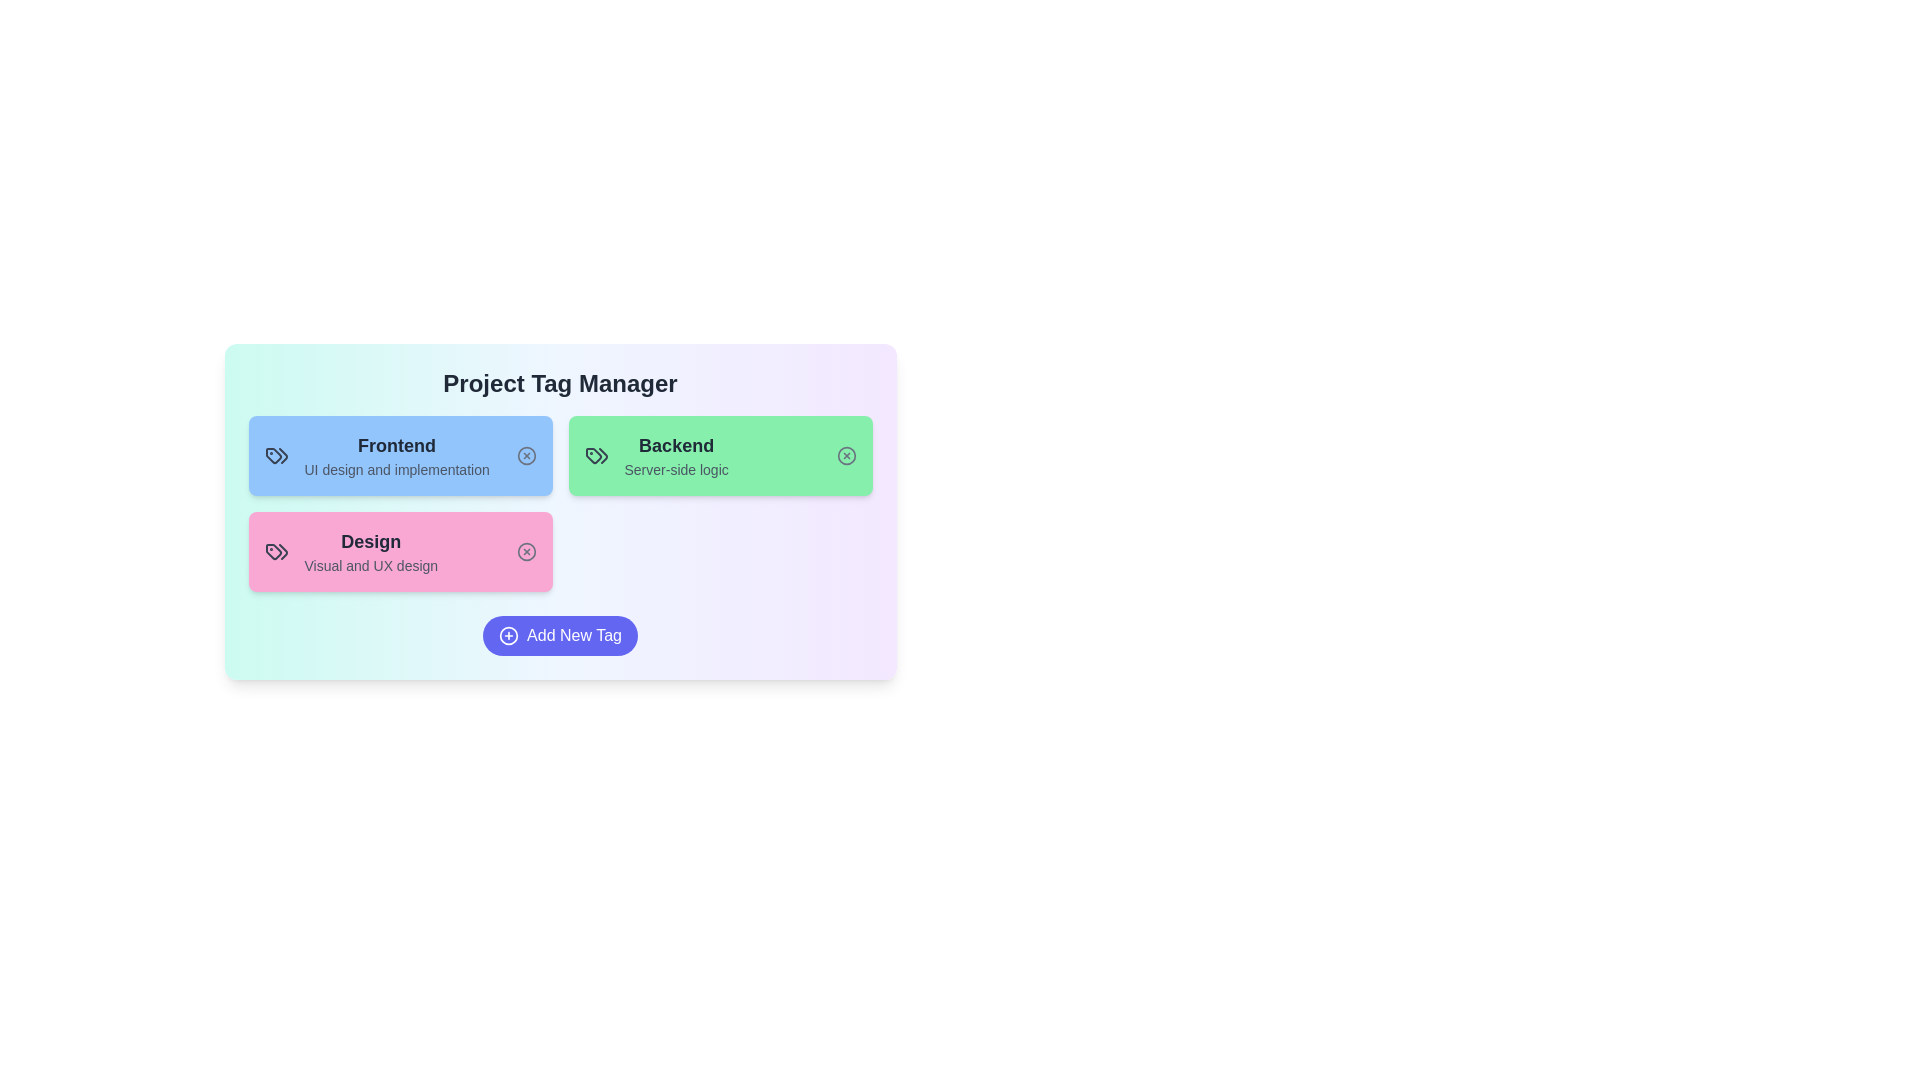 The image size is (1920, 1080). Describe the element at coordinates (560, 636) in the screenshot. I see `the 'Add New Tag' button to add a new tag` at that location.